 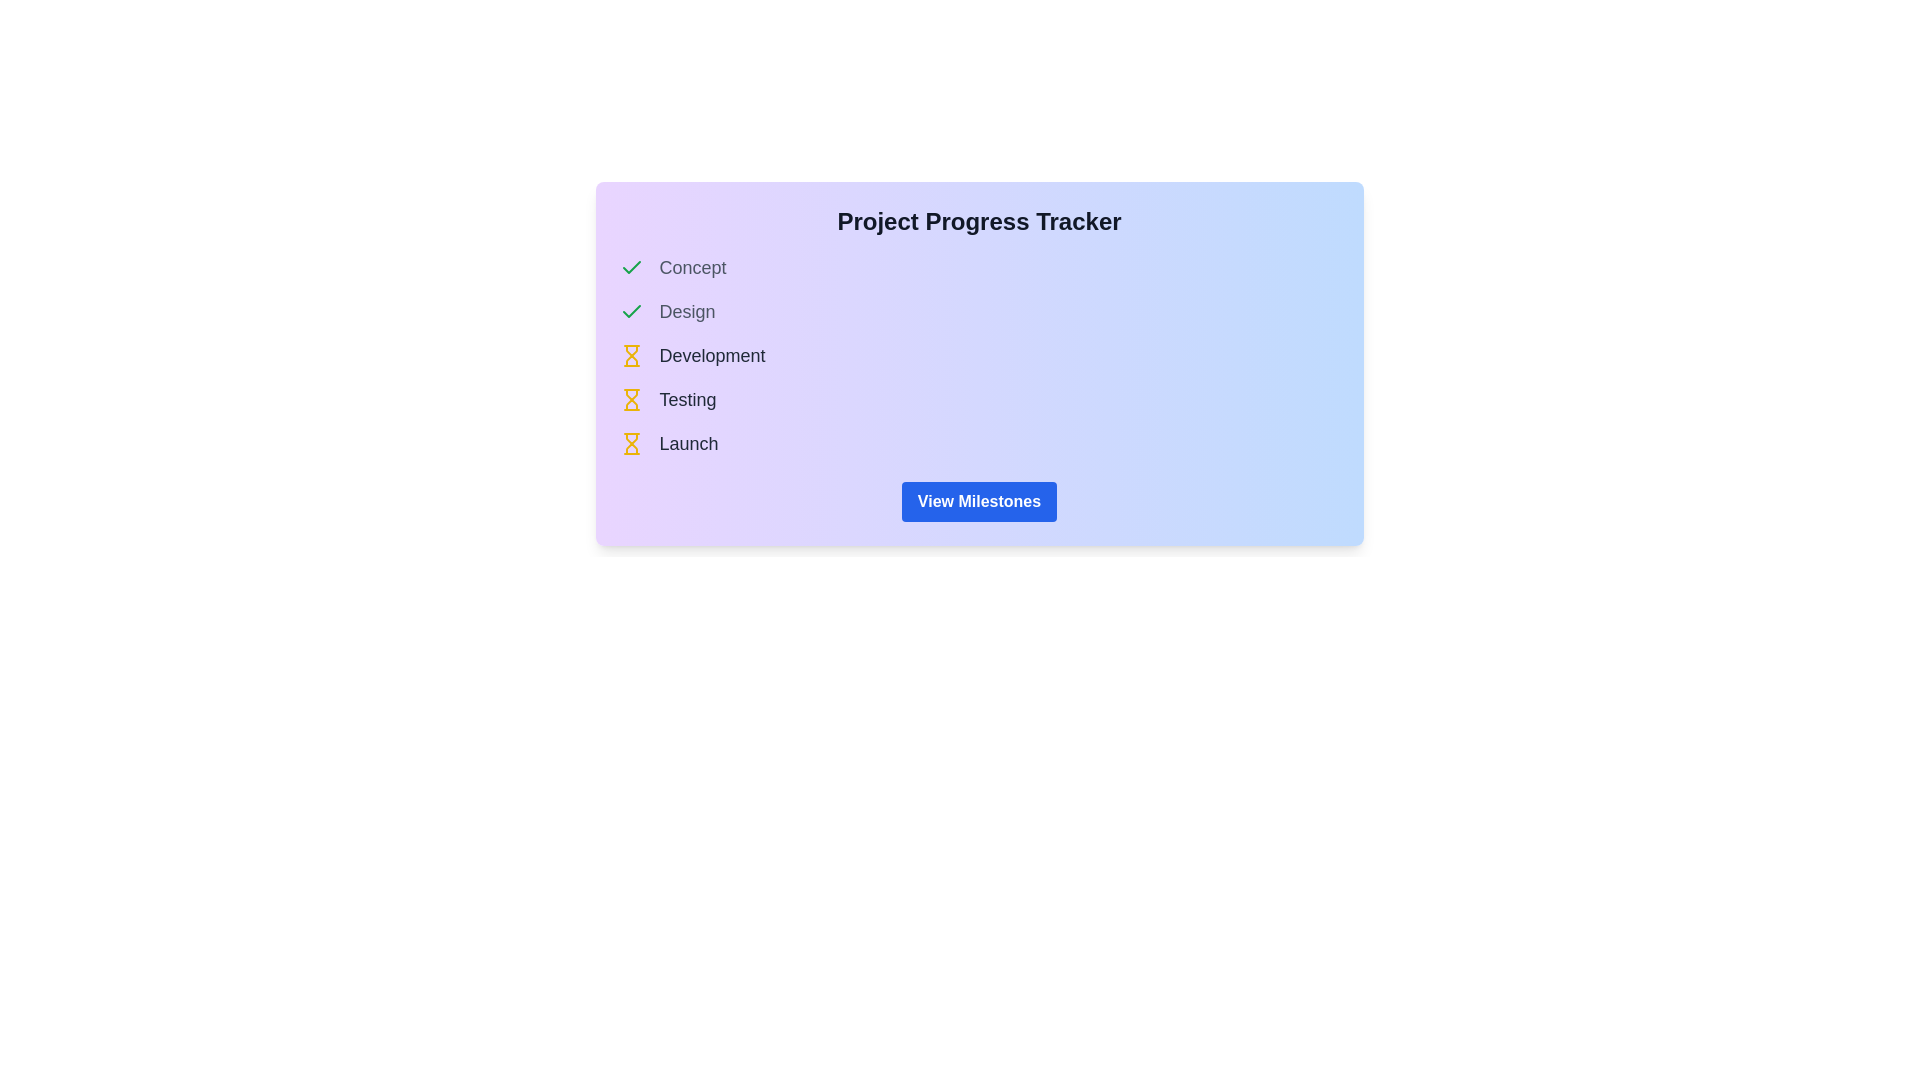 What do you see at coordinates (689, 442) in the screenshot?
I see `the text label displaying 'Launch' in a medium-sized, gray-colored font, which is bold and positioned at the end of the vertical list under 'Project Progress Tracker.'` at bounding box center [689, 442].